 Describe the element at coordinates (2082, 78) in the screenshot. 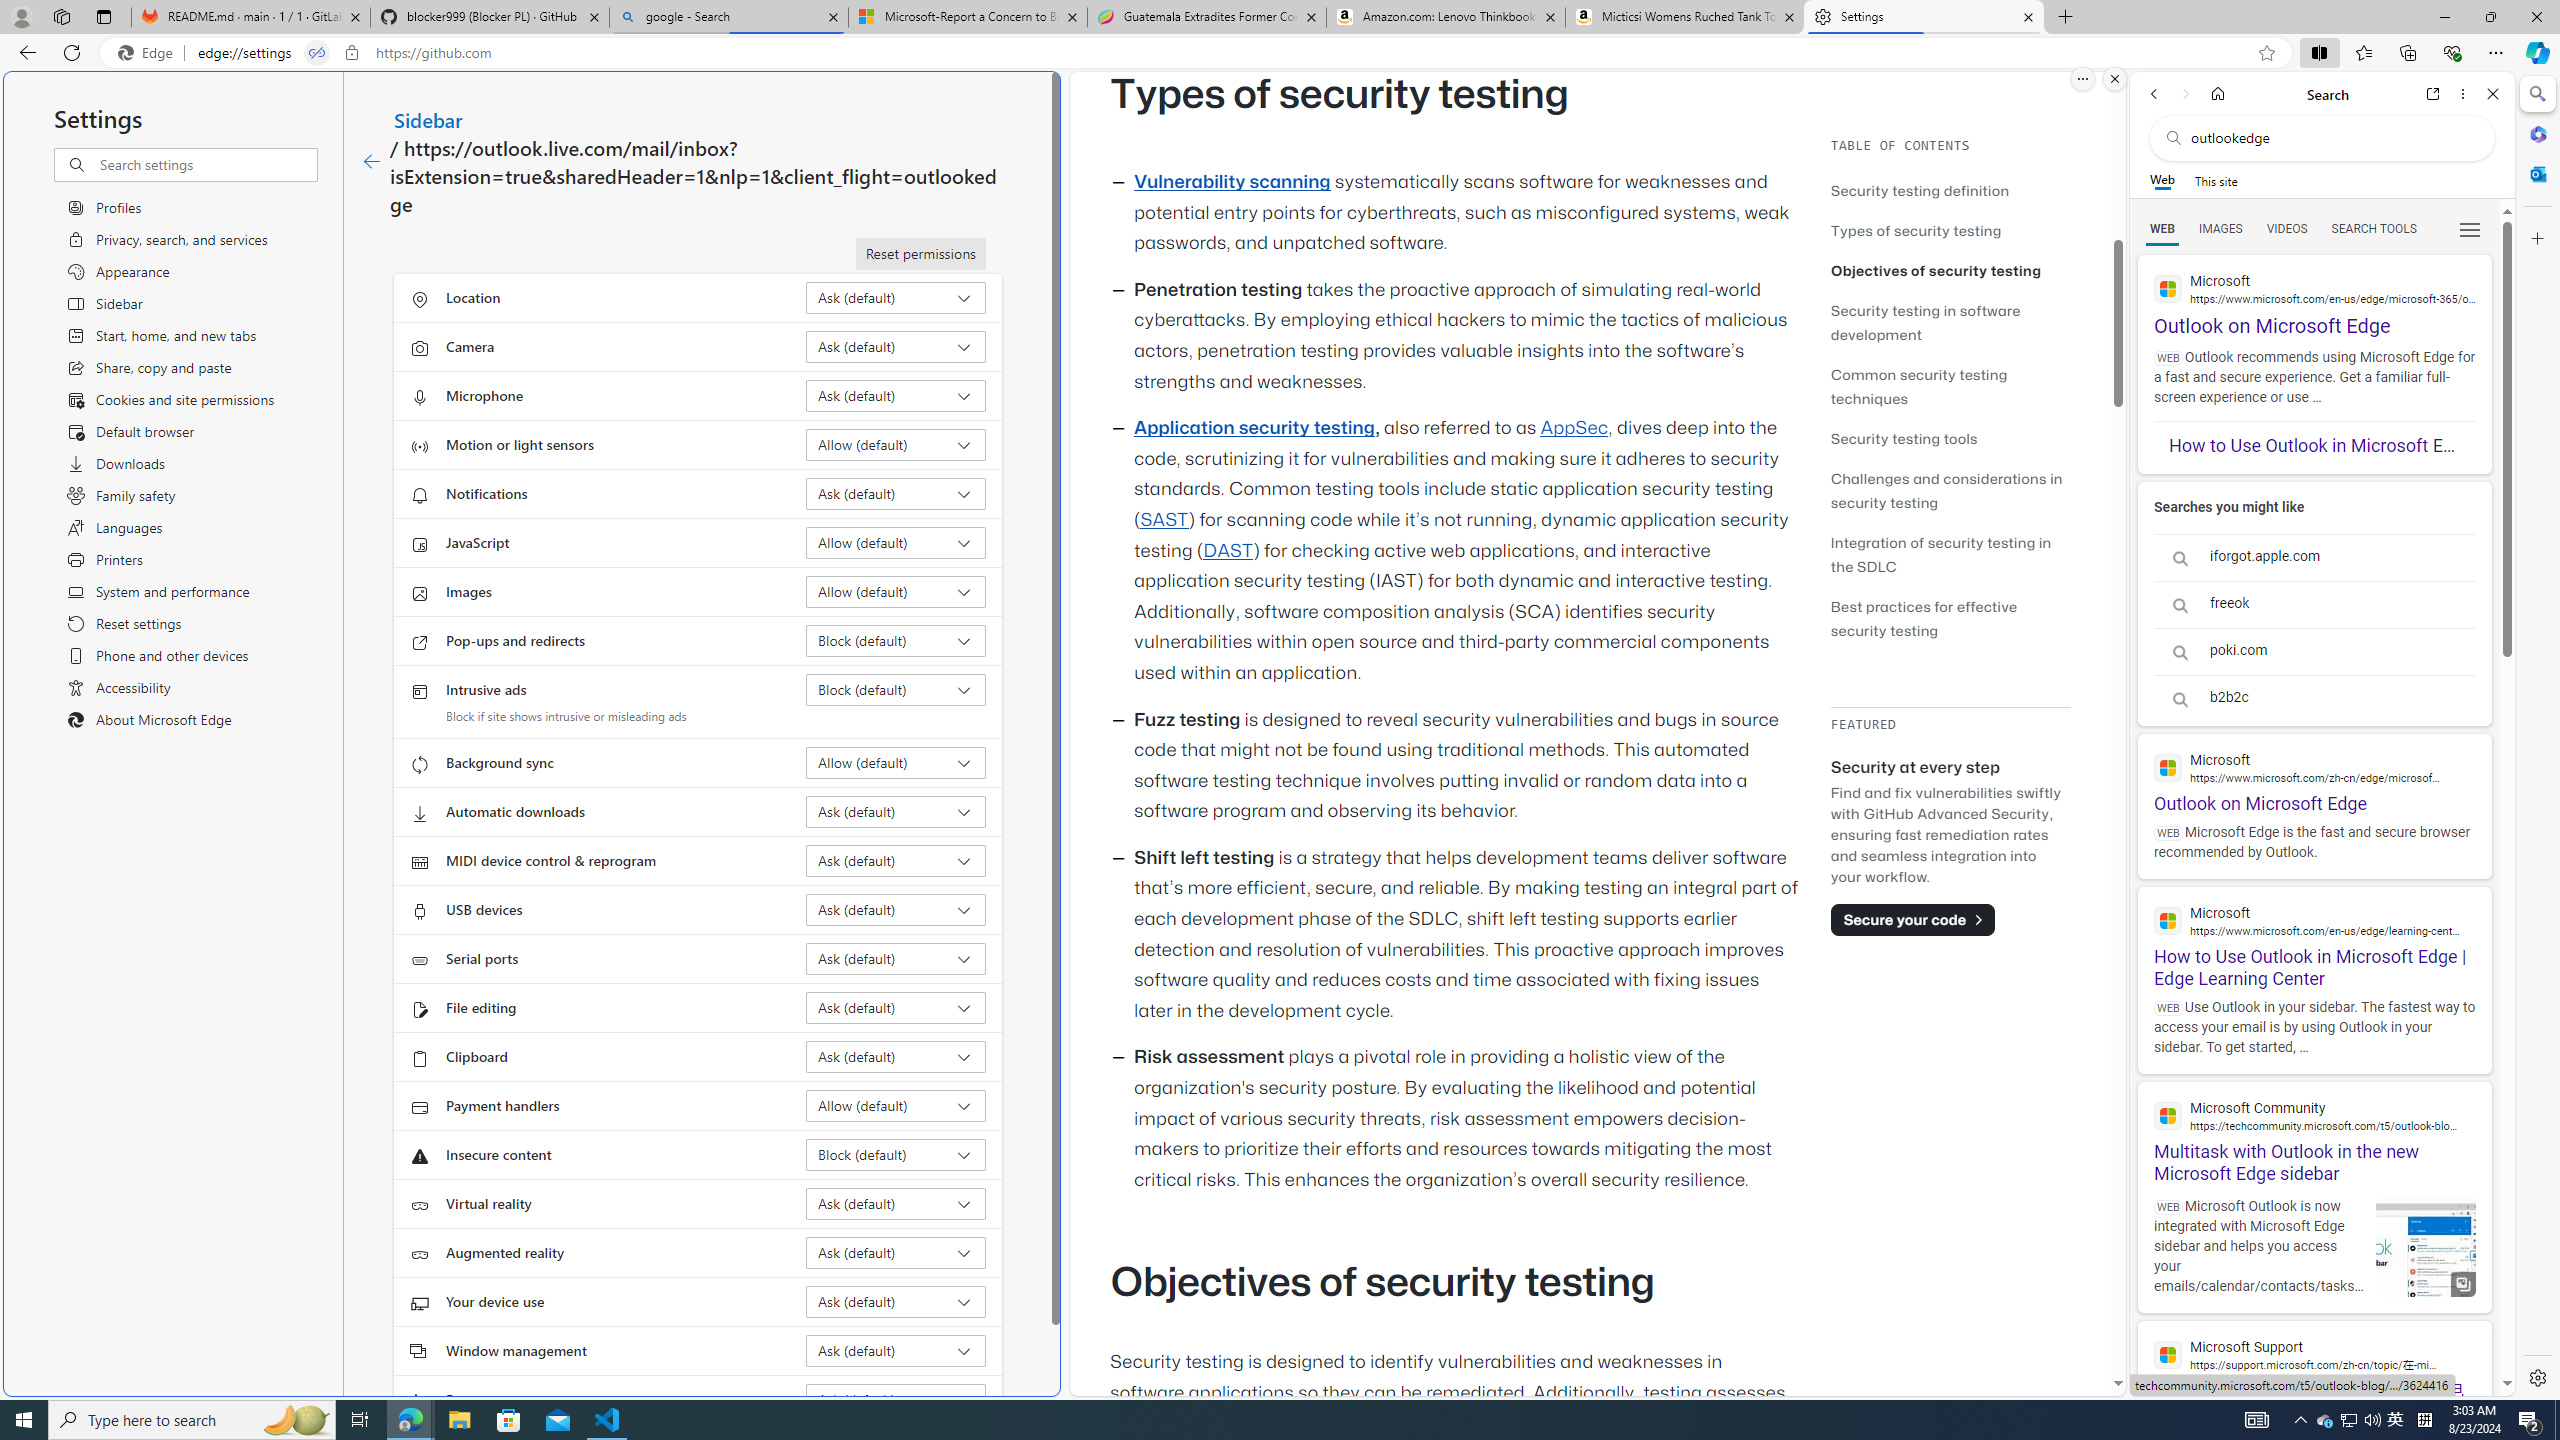

I see `'More options.'` at that location.